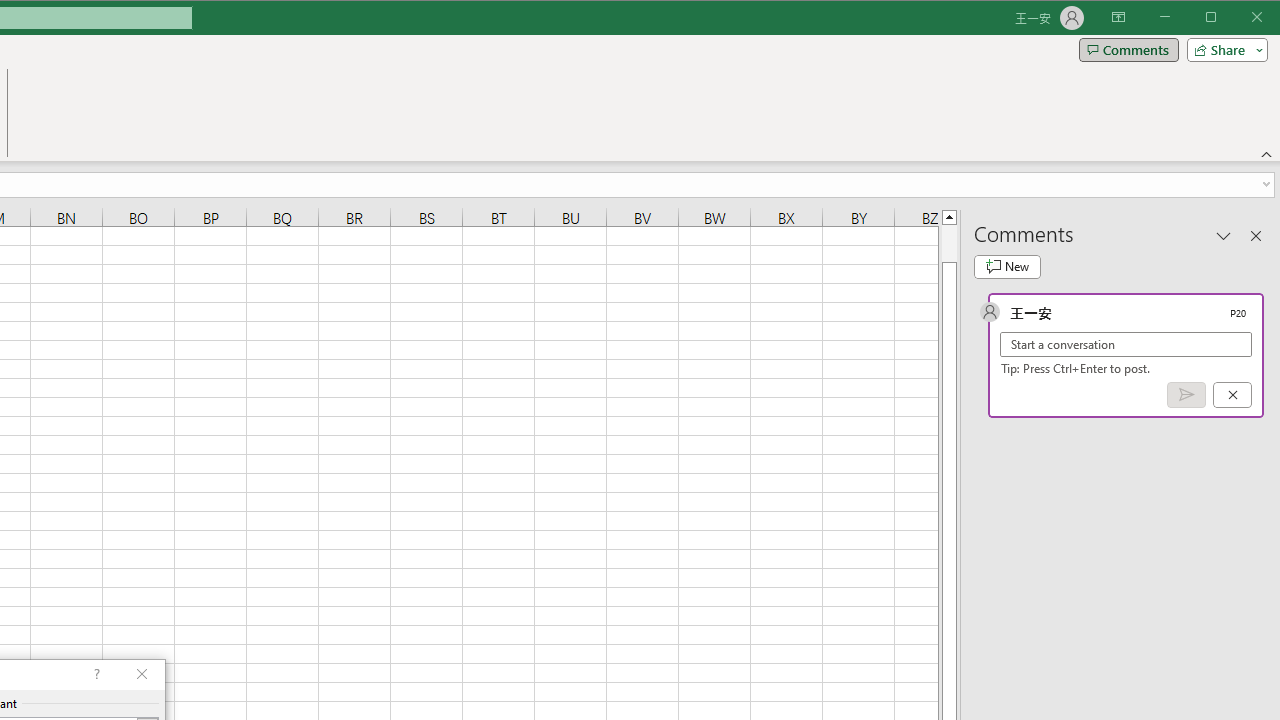 The height and width of the screenshot is (720, 1280). Describe the element at coordinates (948, 242) in the screenshot. I see `'Page up'` at that location.